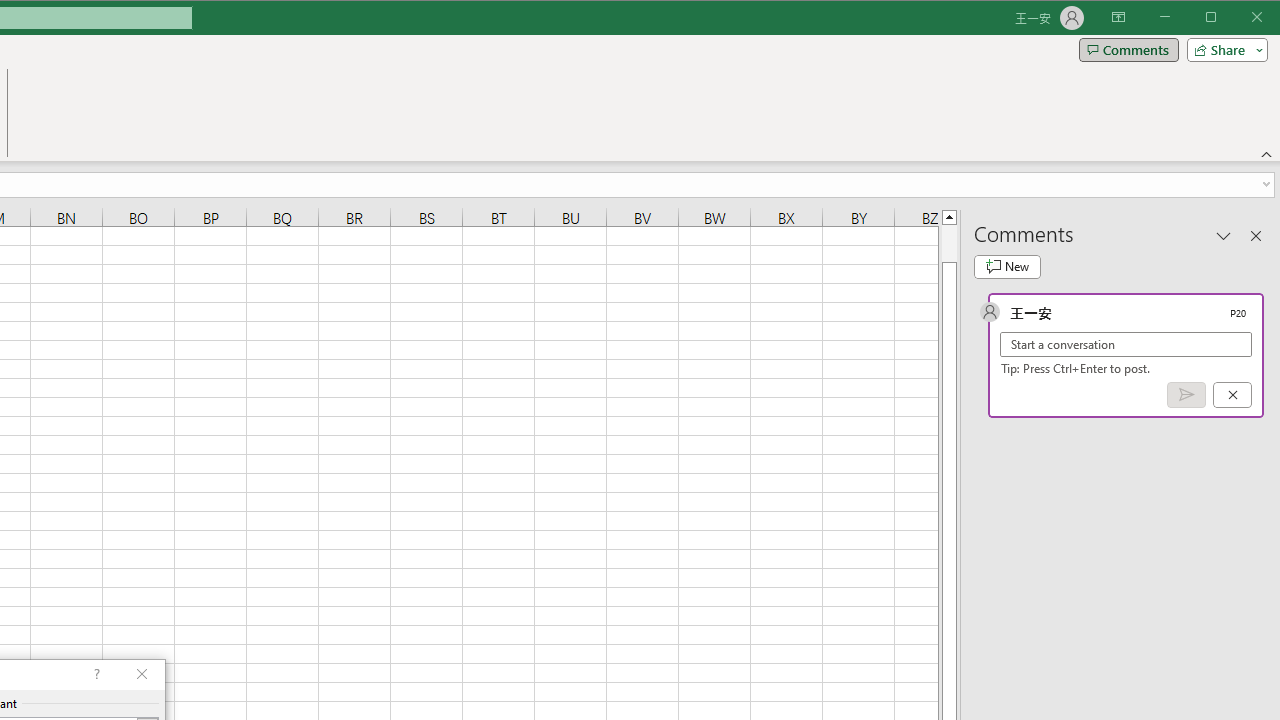 The height and width of the screenshot is (720, 1280). Describe the element at coordinates (948, 242) in the screenshot. I see `'Page up'` at that location.